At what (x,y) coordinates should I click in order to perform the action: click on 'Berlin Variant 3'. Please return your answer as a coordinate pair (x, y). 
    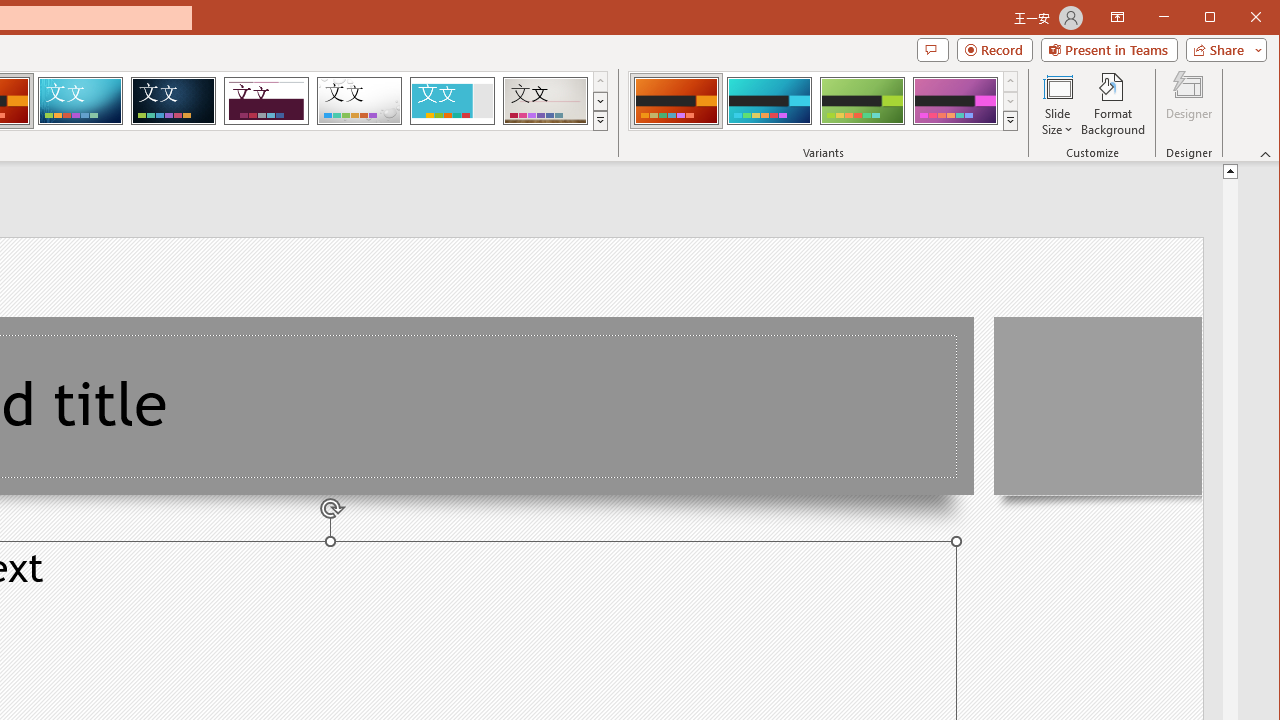
    Looking at the image, I should click on (862, 100).